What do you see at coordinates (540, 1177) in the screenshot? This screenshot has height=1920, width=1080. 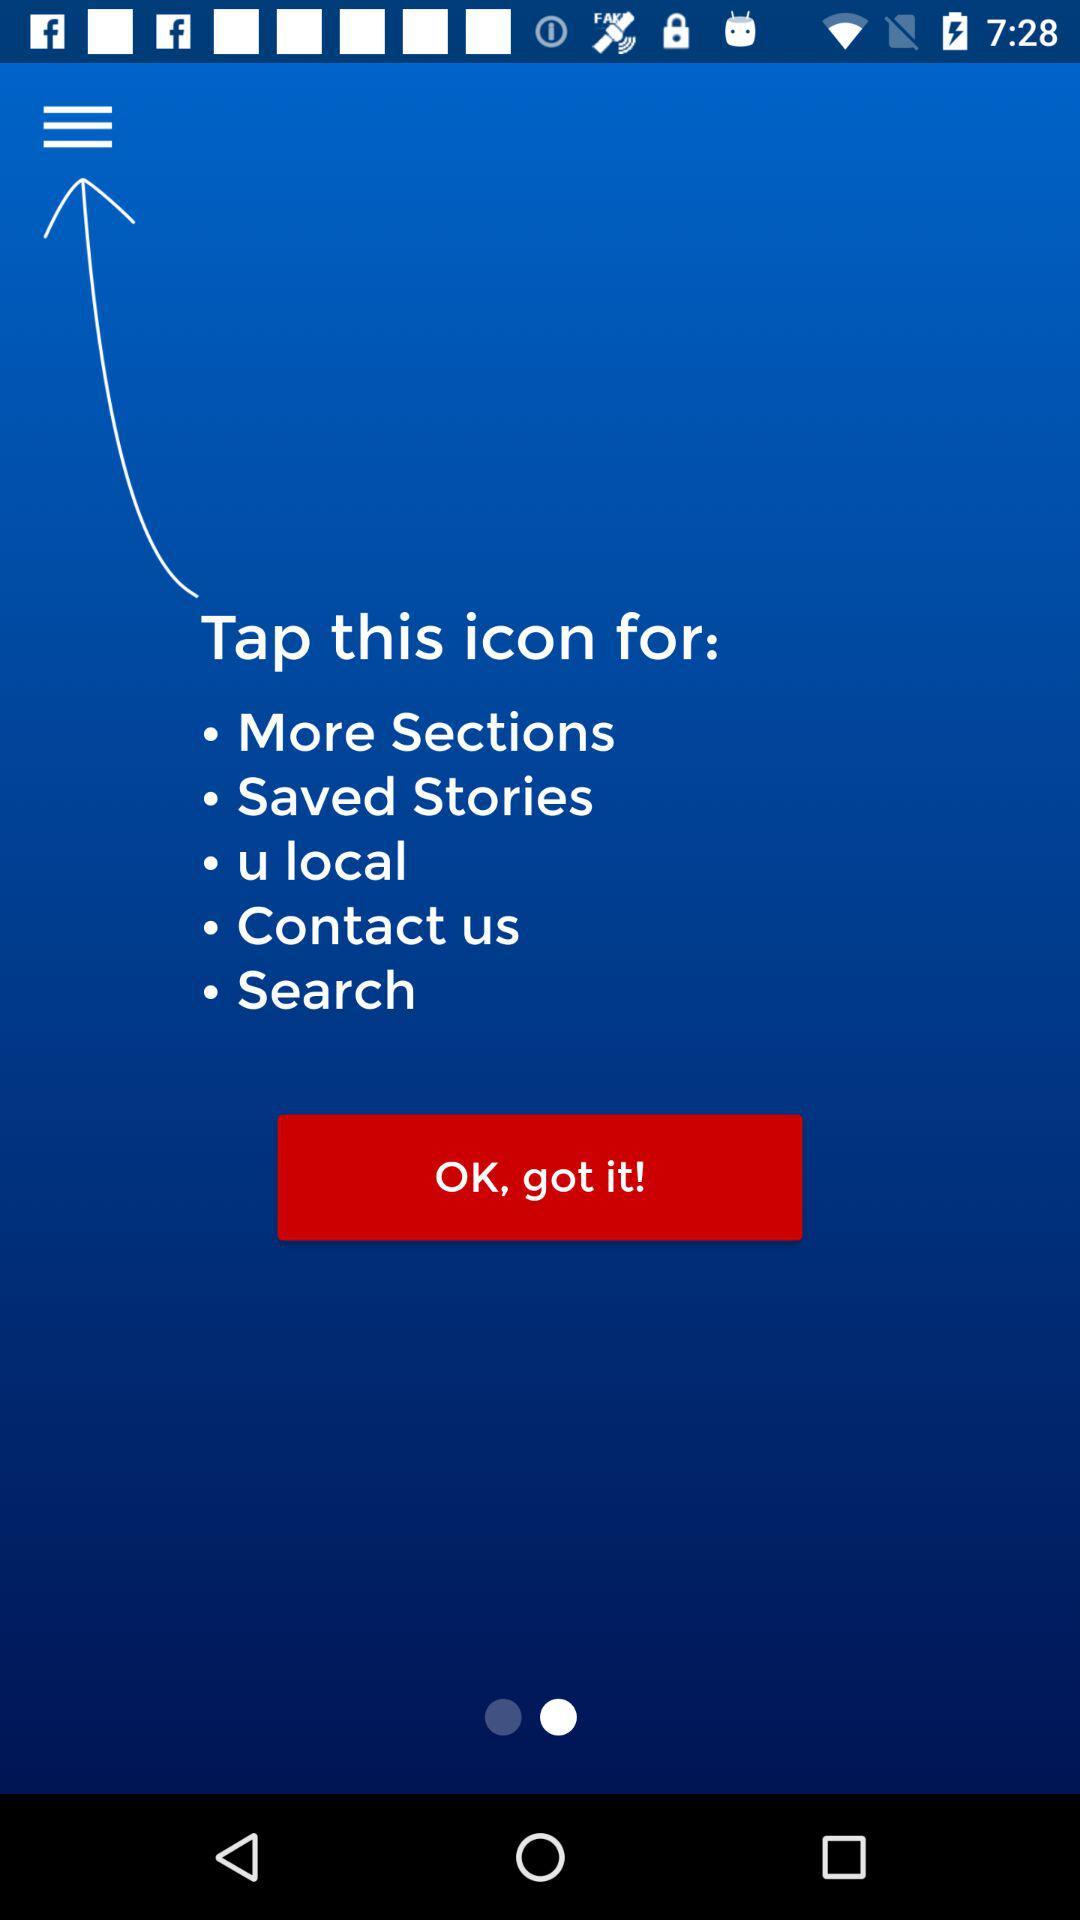 I see `the ok, got it! icon` at bounding box center [540, 1177].